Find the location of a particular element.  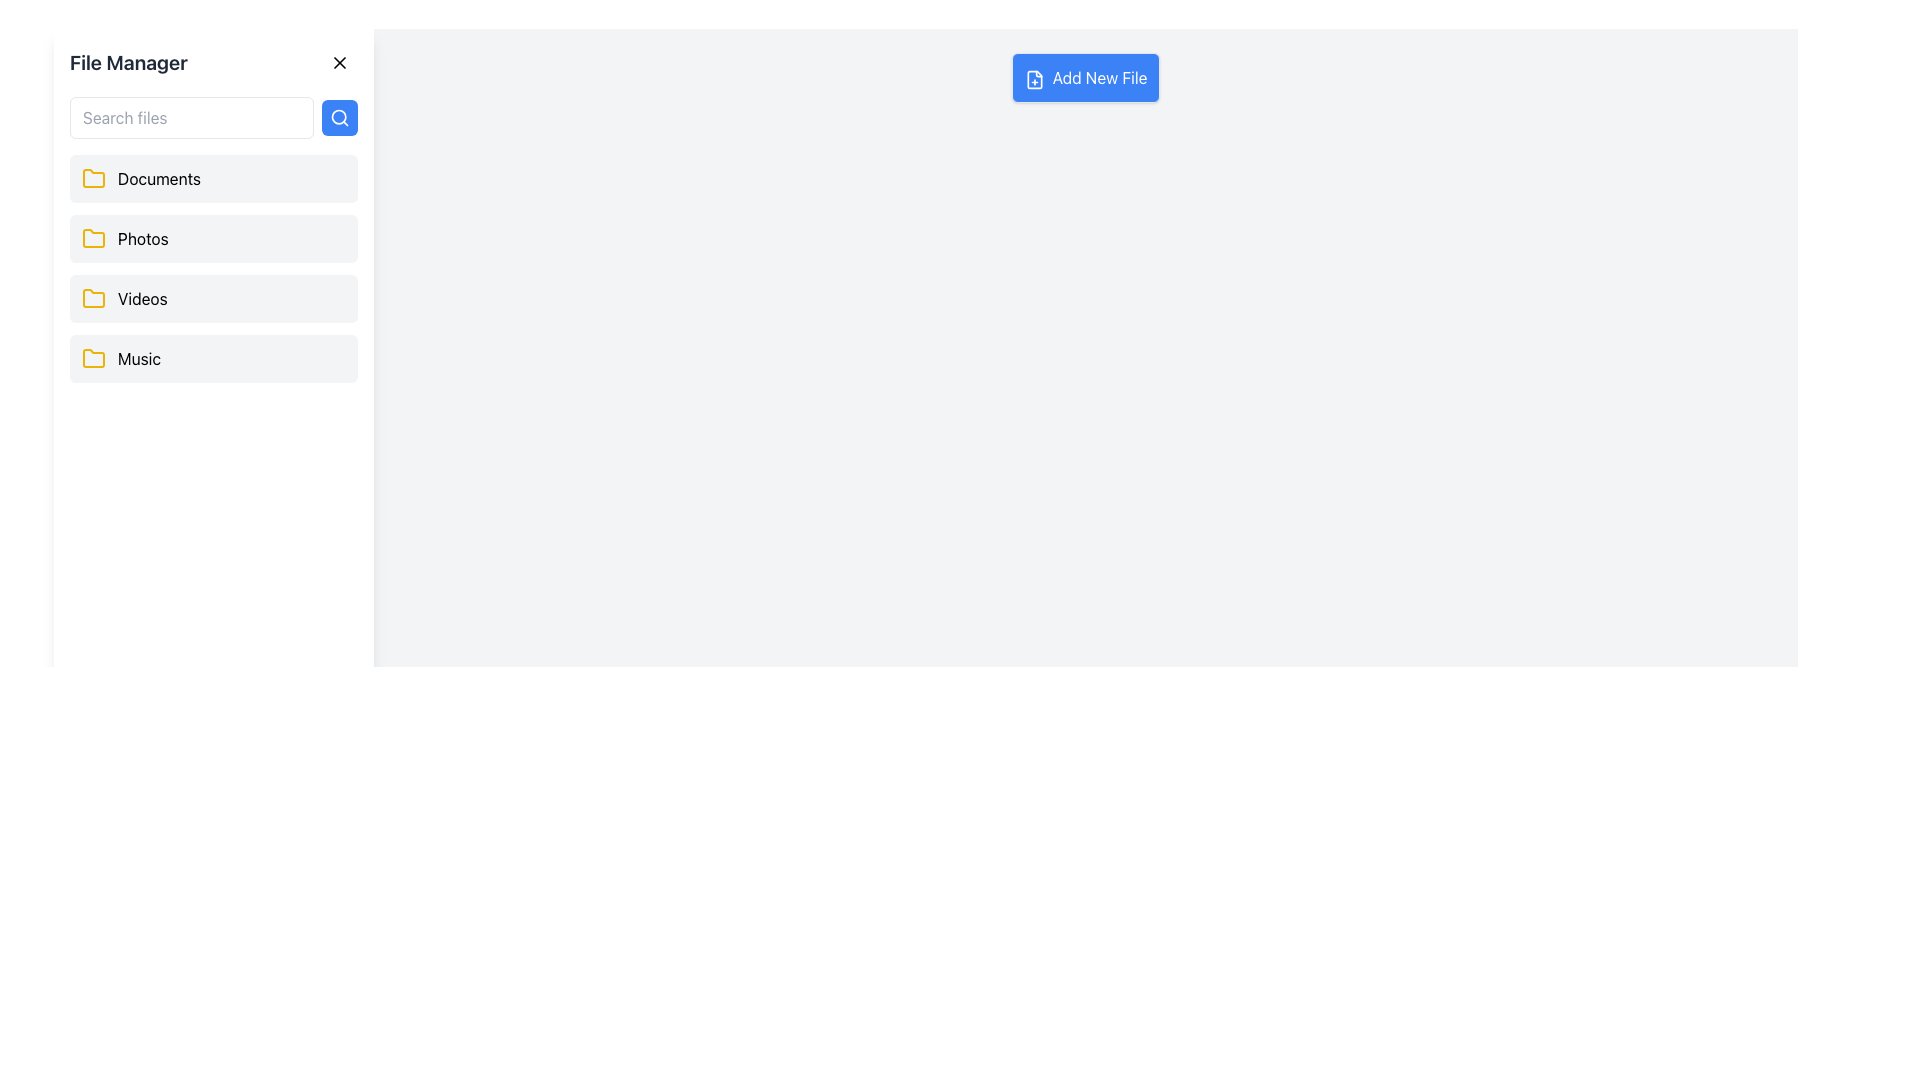

the blue search button with a magnifying glass icon, located to the right of the 'Search files' text input field is located at coordinates (340, 118).